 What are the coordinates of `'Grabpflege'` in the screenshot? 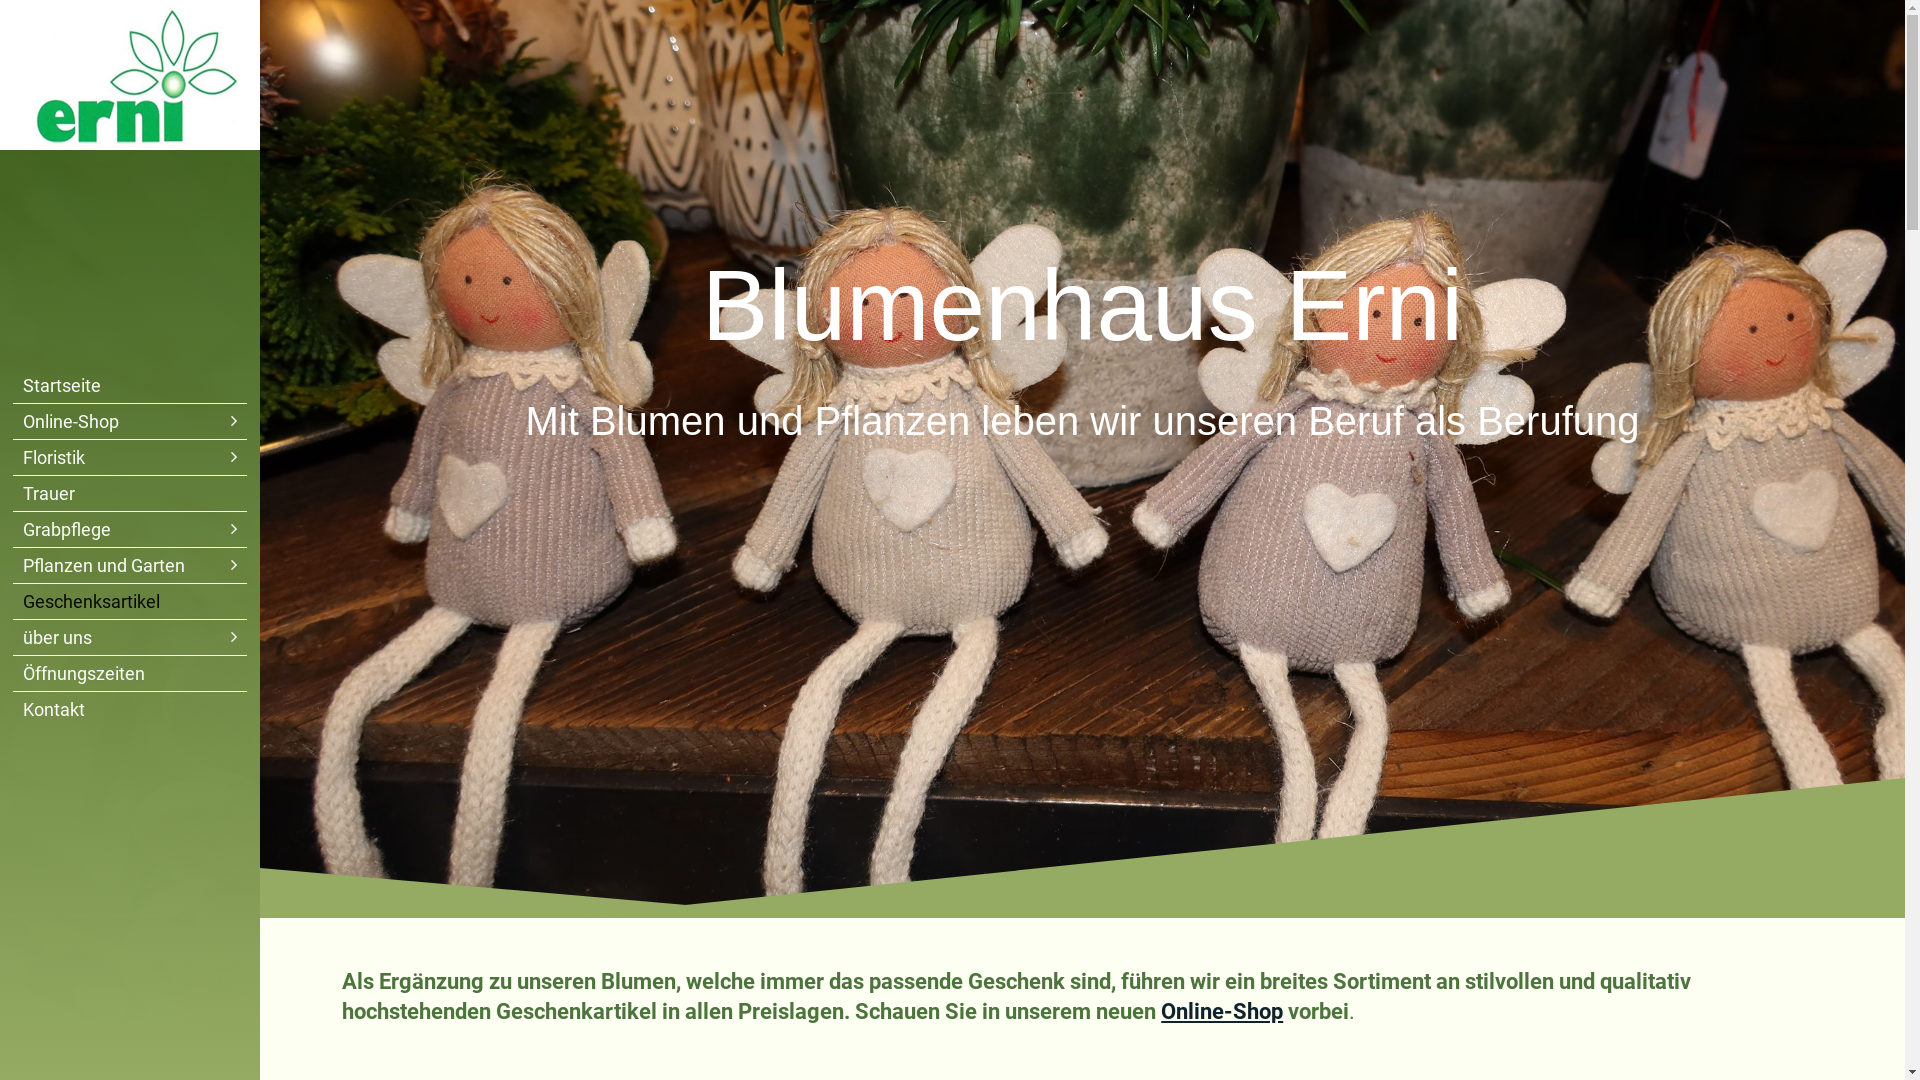 It's located at (128, 528).